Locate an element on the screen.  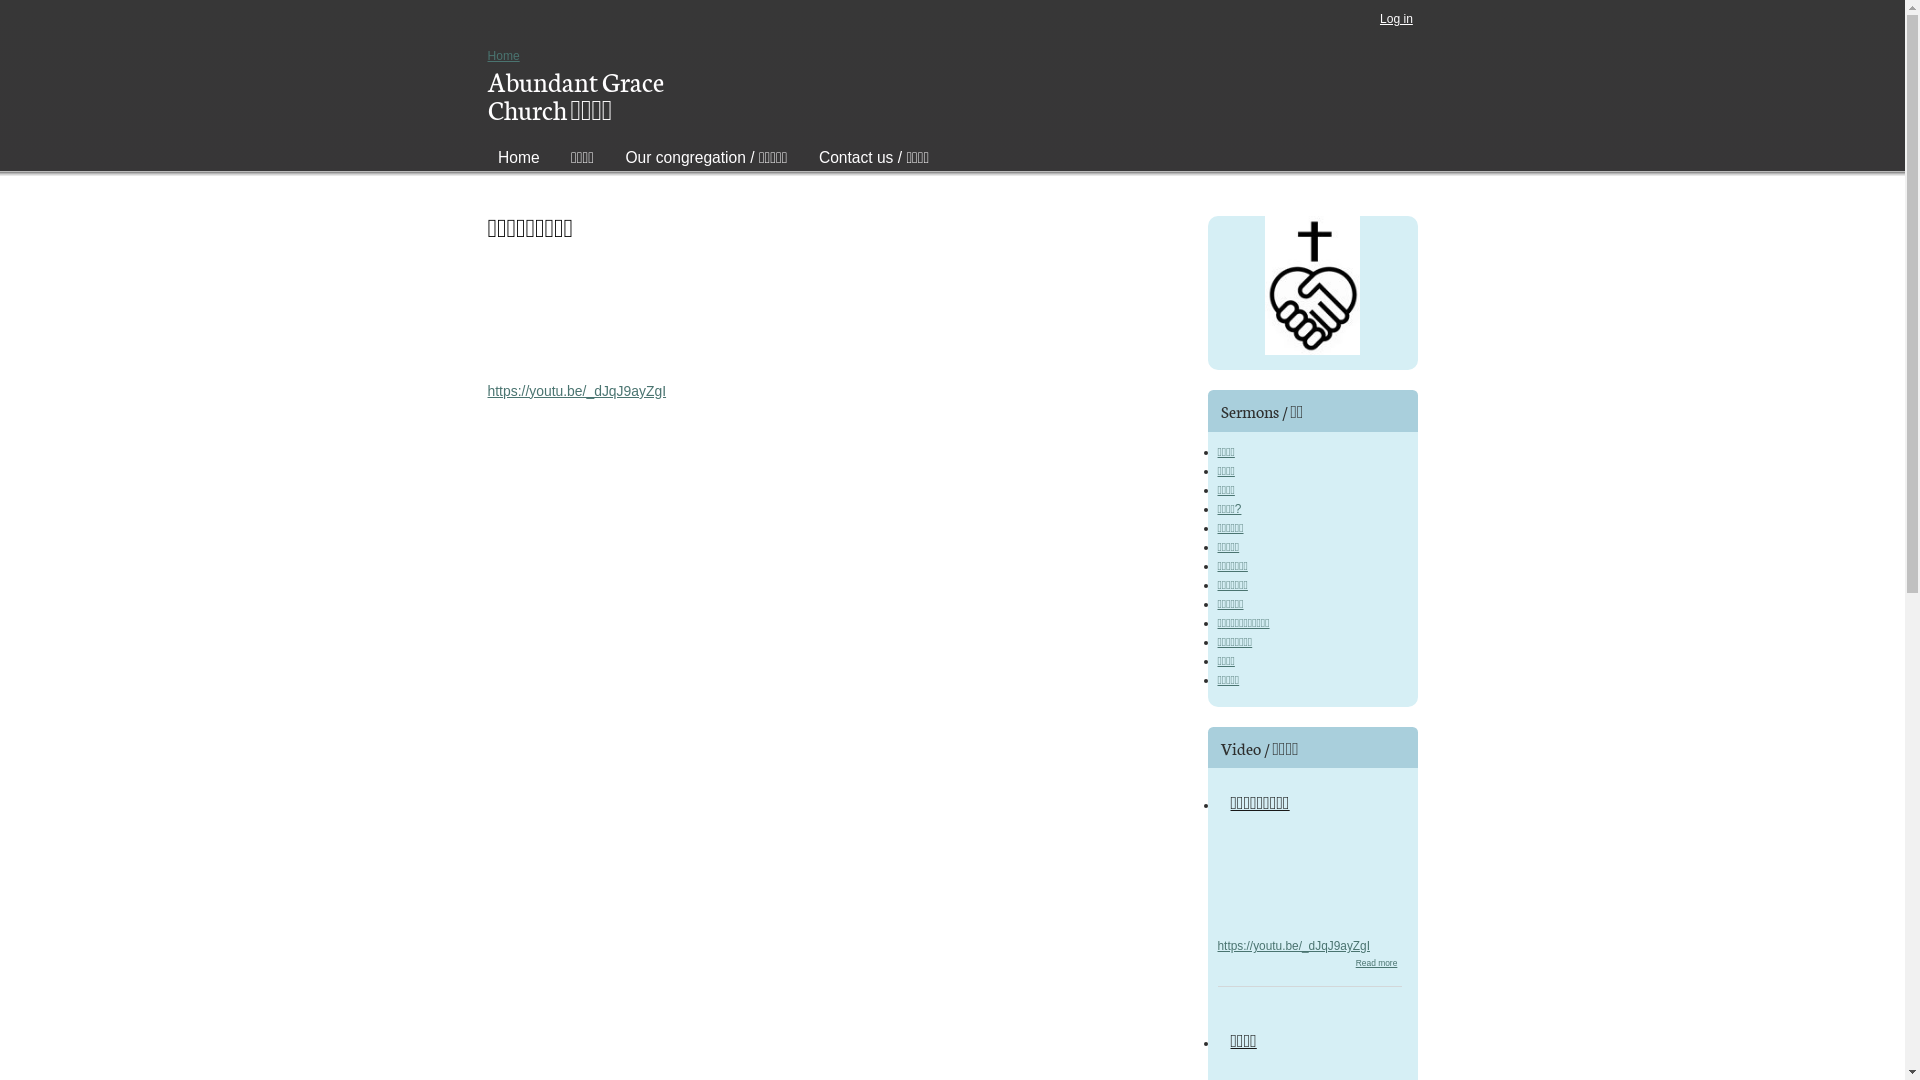
'https://youtu.be/_dJqJ9ayZgI' is located at coordinates (1294, 945).